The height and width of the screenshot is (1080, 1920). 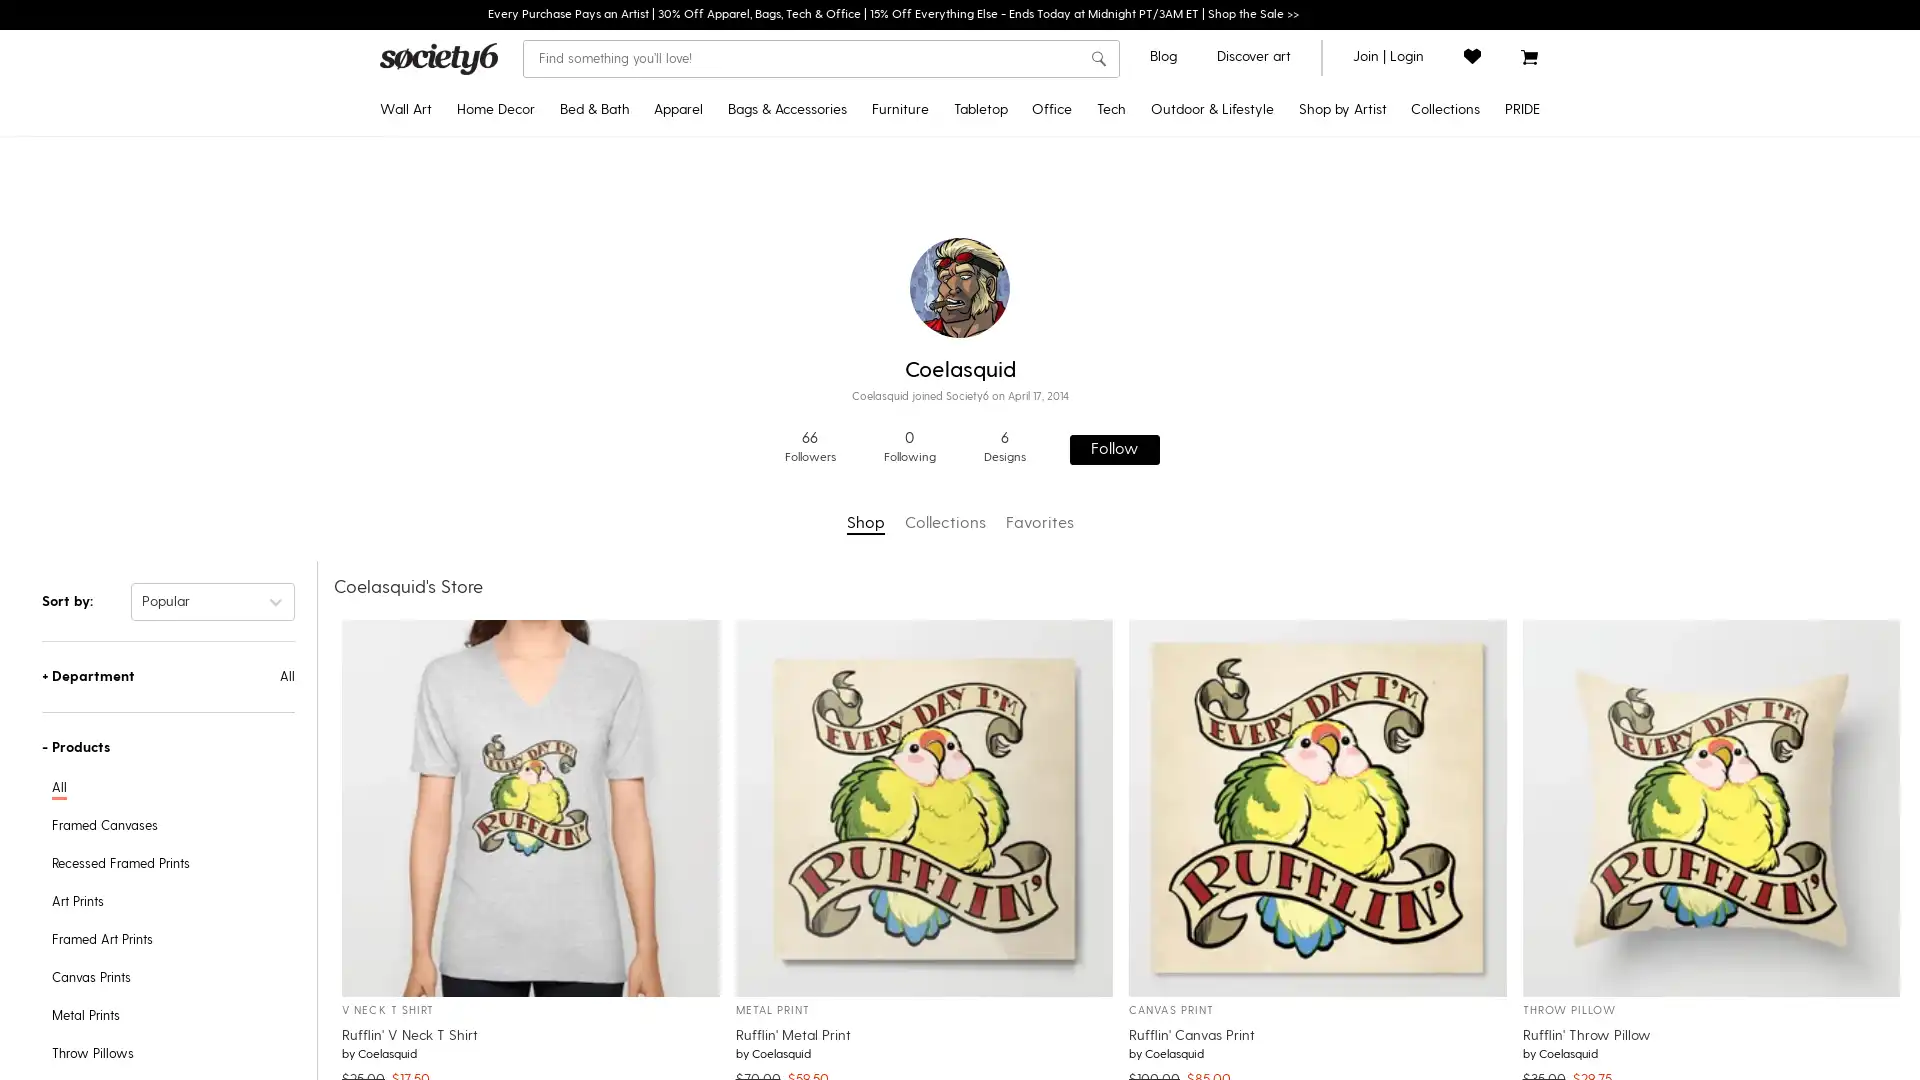 I want to click on Floor Cushions, so click(x=1238, y=579).